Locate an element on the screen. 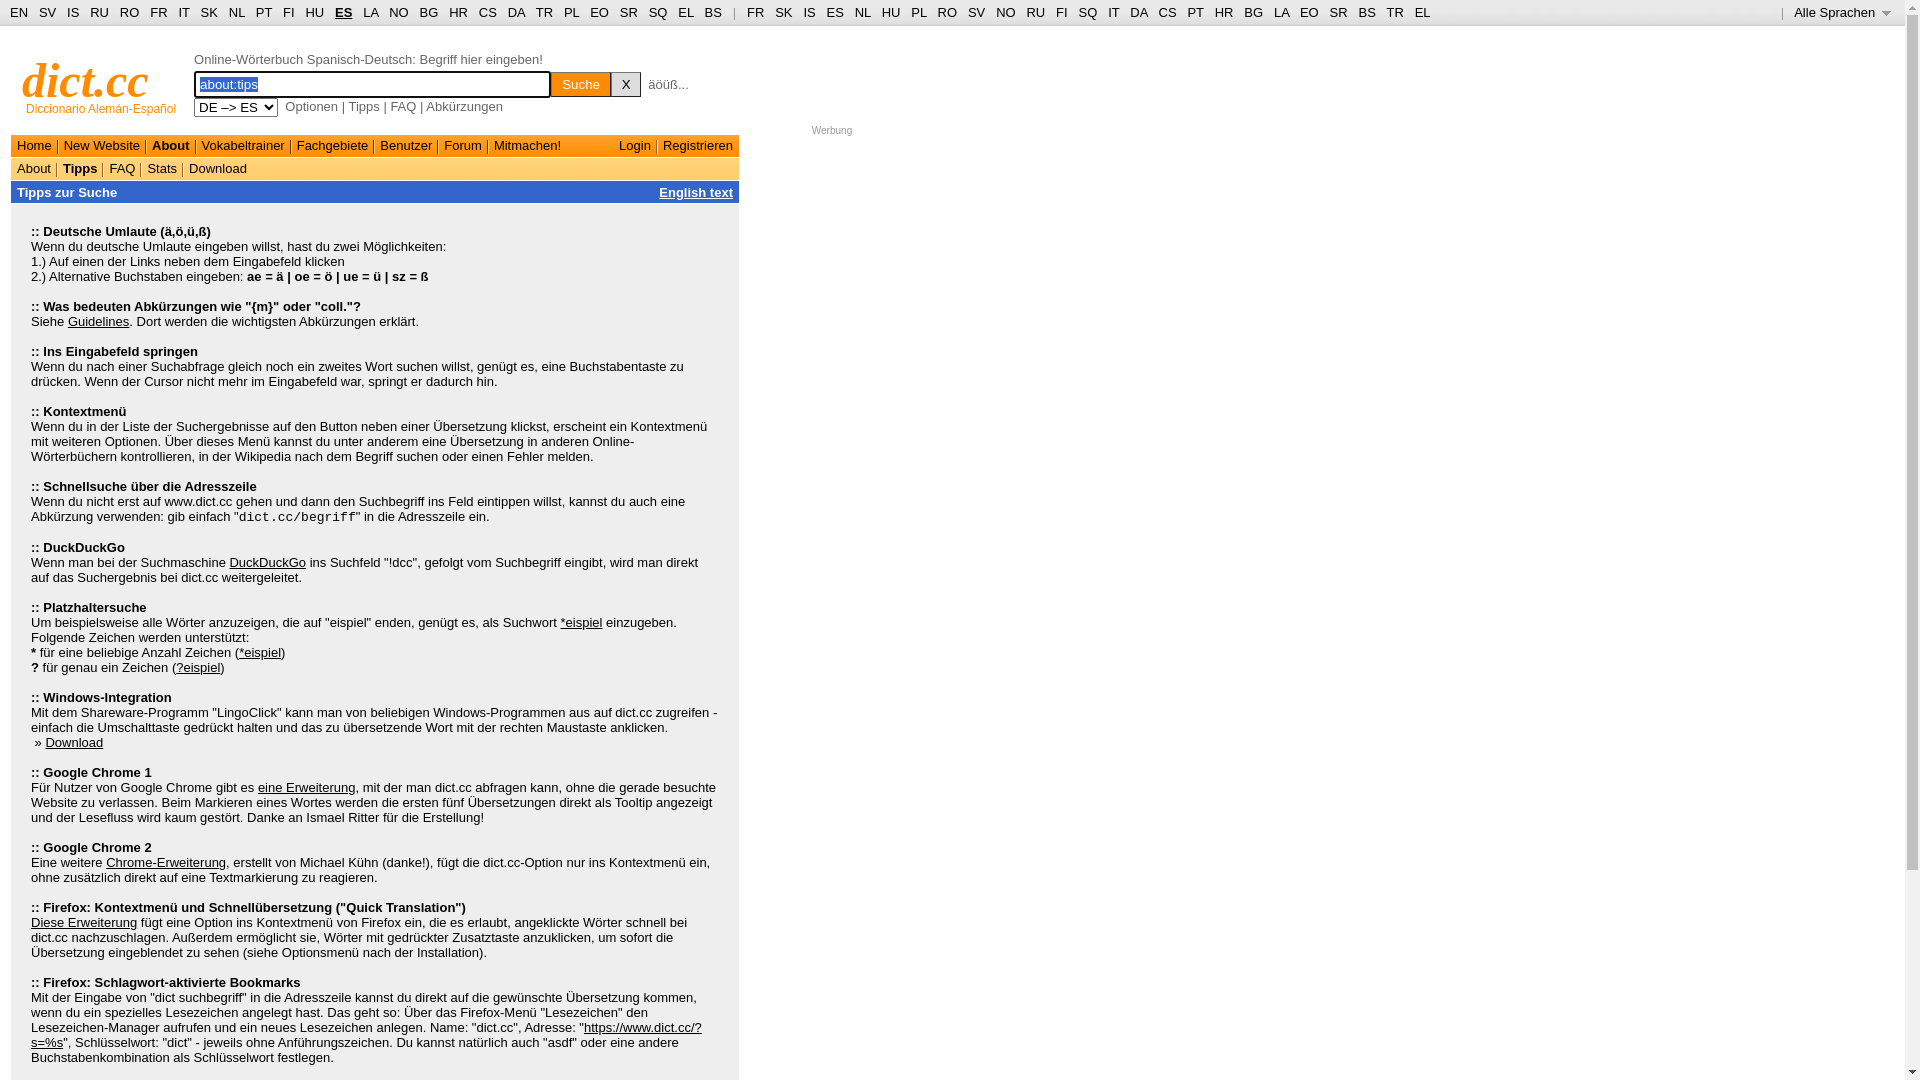  'FR' is located at coordinates (754, 12).